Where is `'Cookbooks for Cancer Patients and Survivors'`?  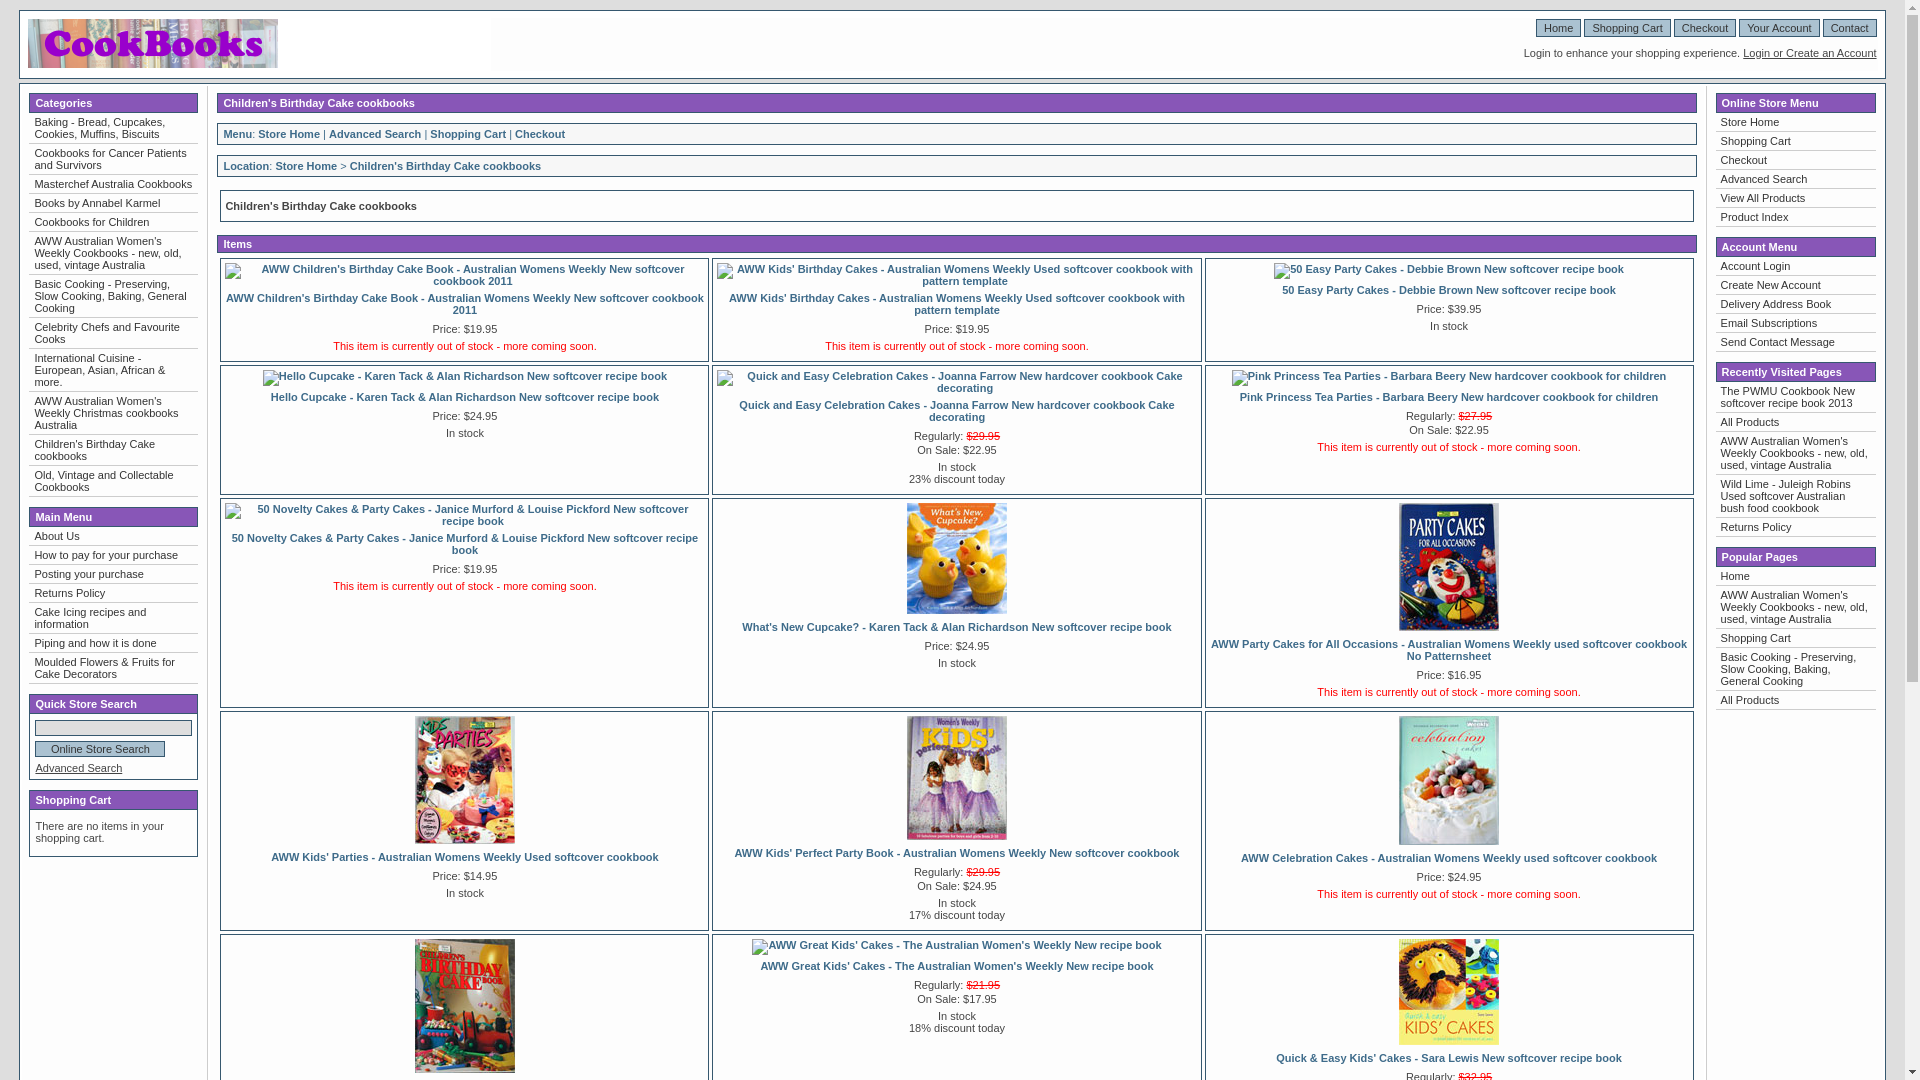 'Cookbooks for Cancer Patients and Survivors' is located at coordinates (28, 157).